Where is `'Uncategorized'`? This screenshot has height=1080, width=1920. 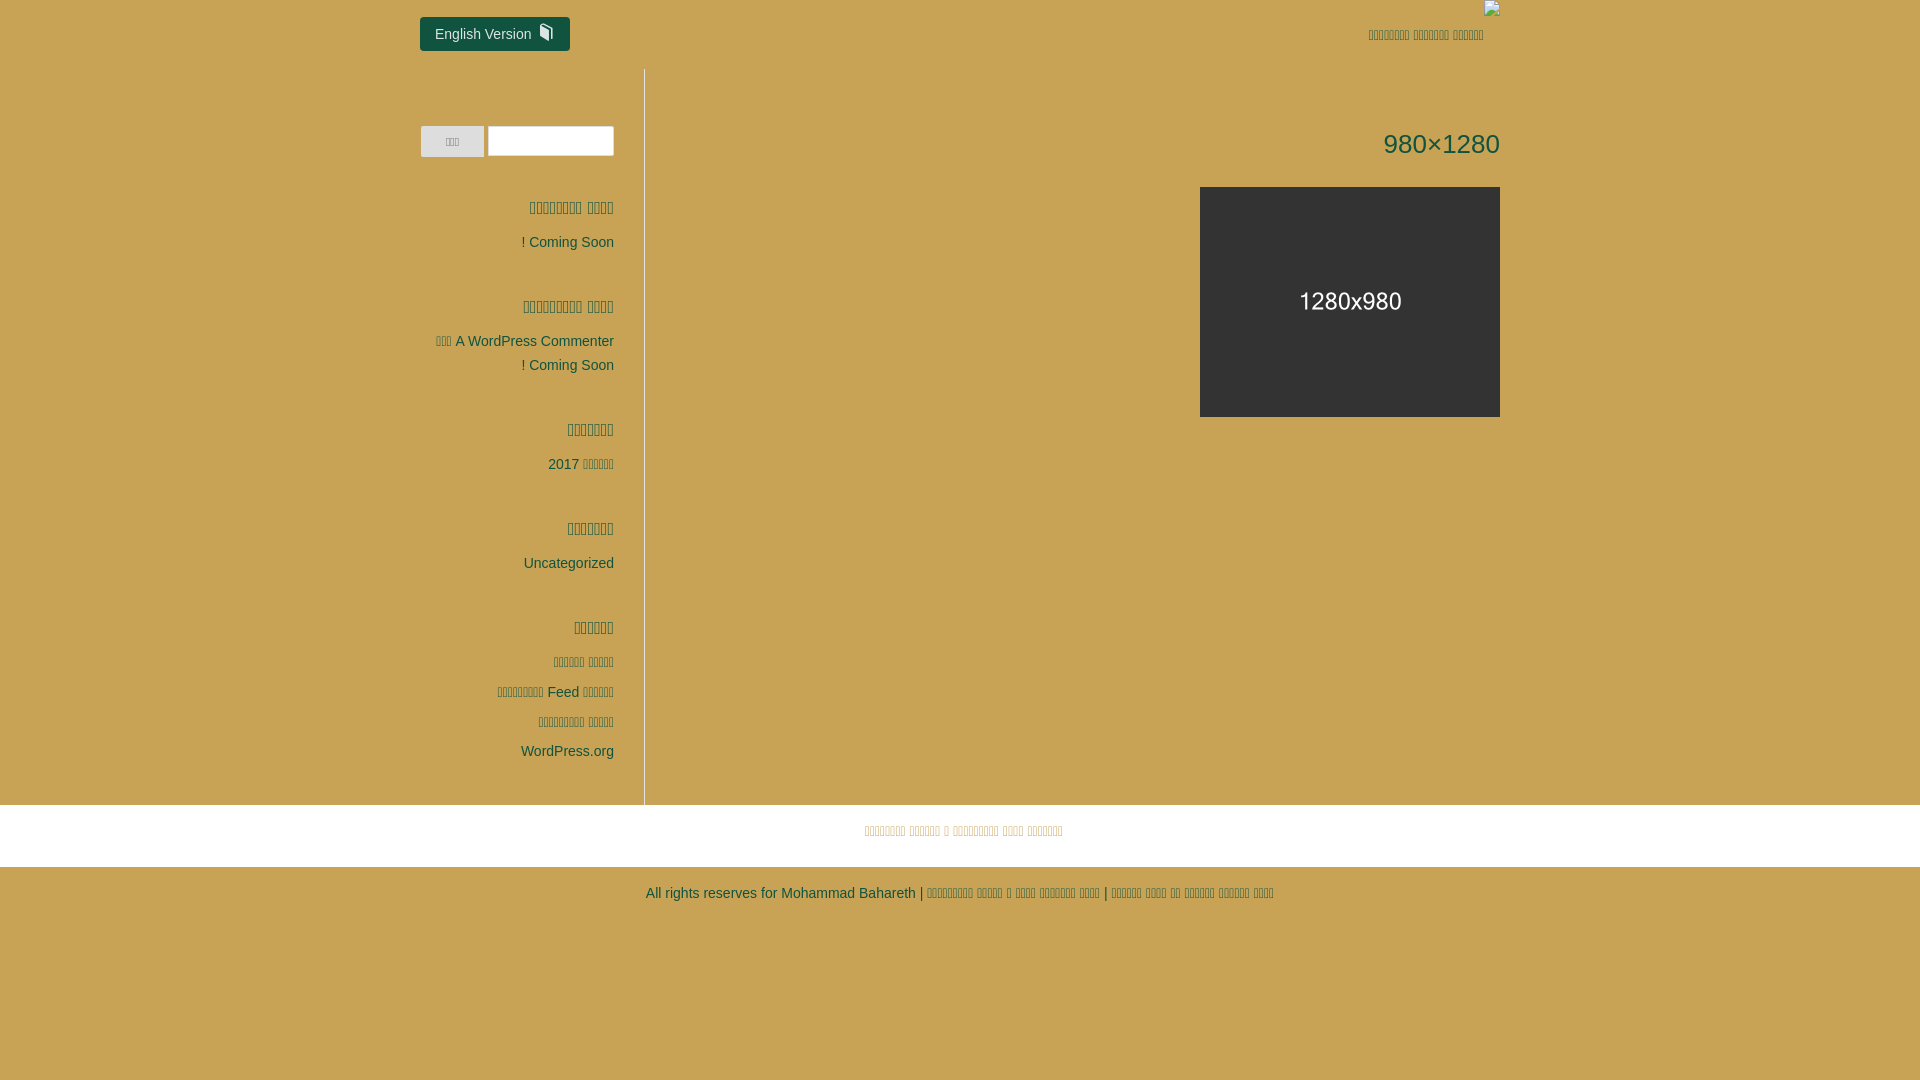
'Uncategorized' is located at coordinates (568, 563).